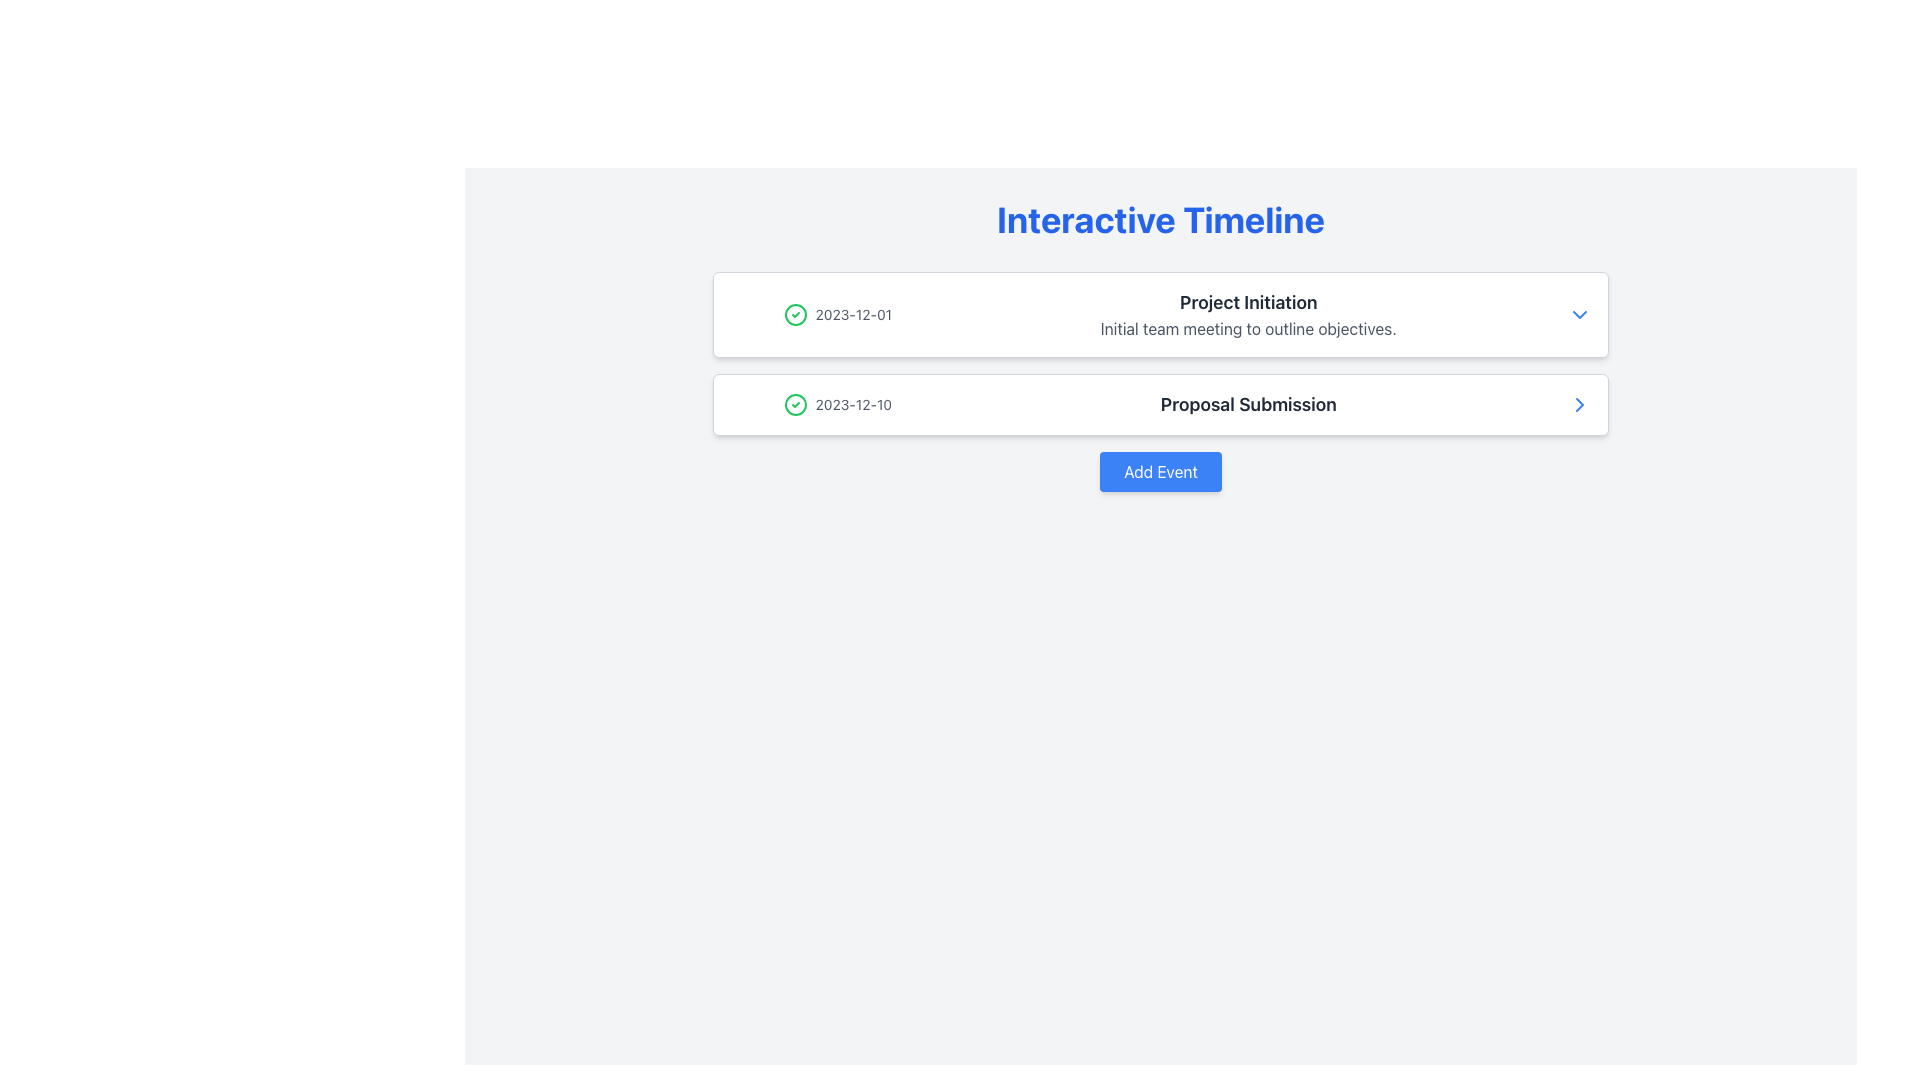  What do you see at coordinates (1247, 303) in the screenshot?
I see `the 'Project Initiation' text label, which is styled in bold and larger font` at bounding box center [1247, 303].